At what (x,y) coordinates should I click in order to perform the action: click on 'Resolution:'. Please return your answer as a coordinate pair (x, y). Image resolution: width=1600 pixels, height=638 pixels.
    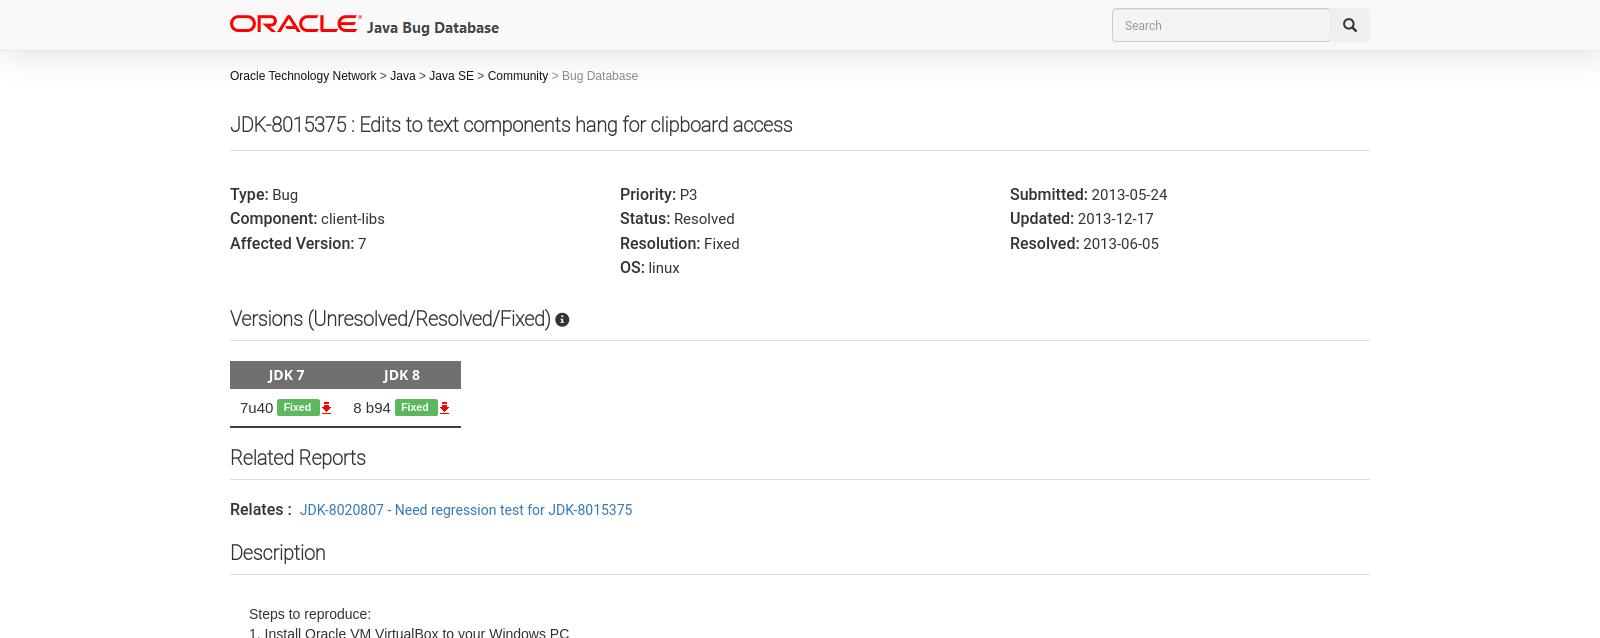
    Looking at the image, I should click on (660, 242).